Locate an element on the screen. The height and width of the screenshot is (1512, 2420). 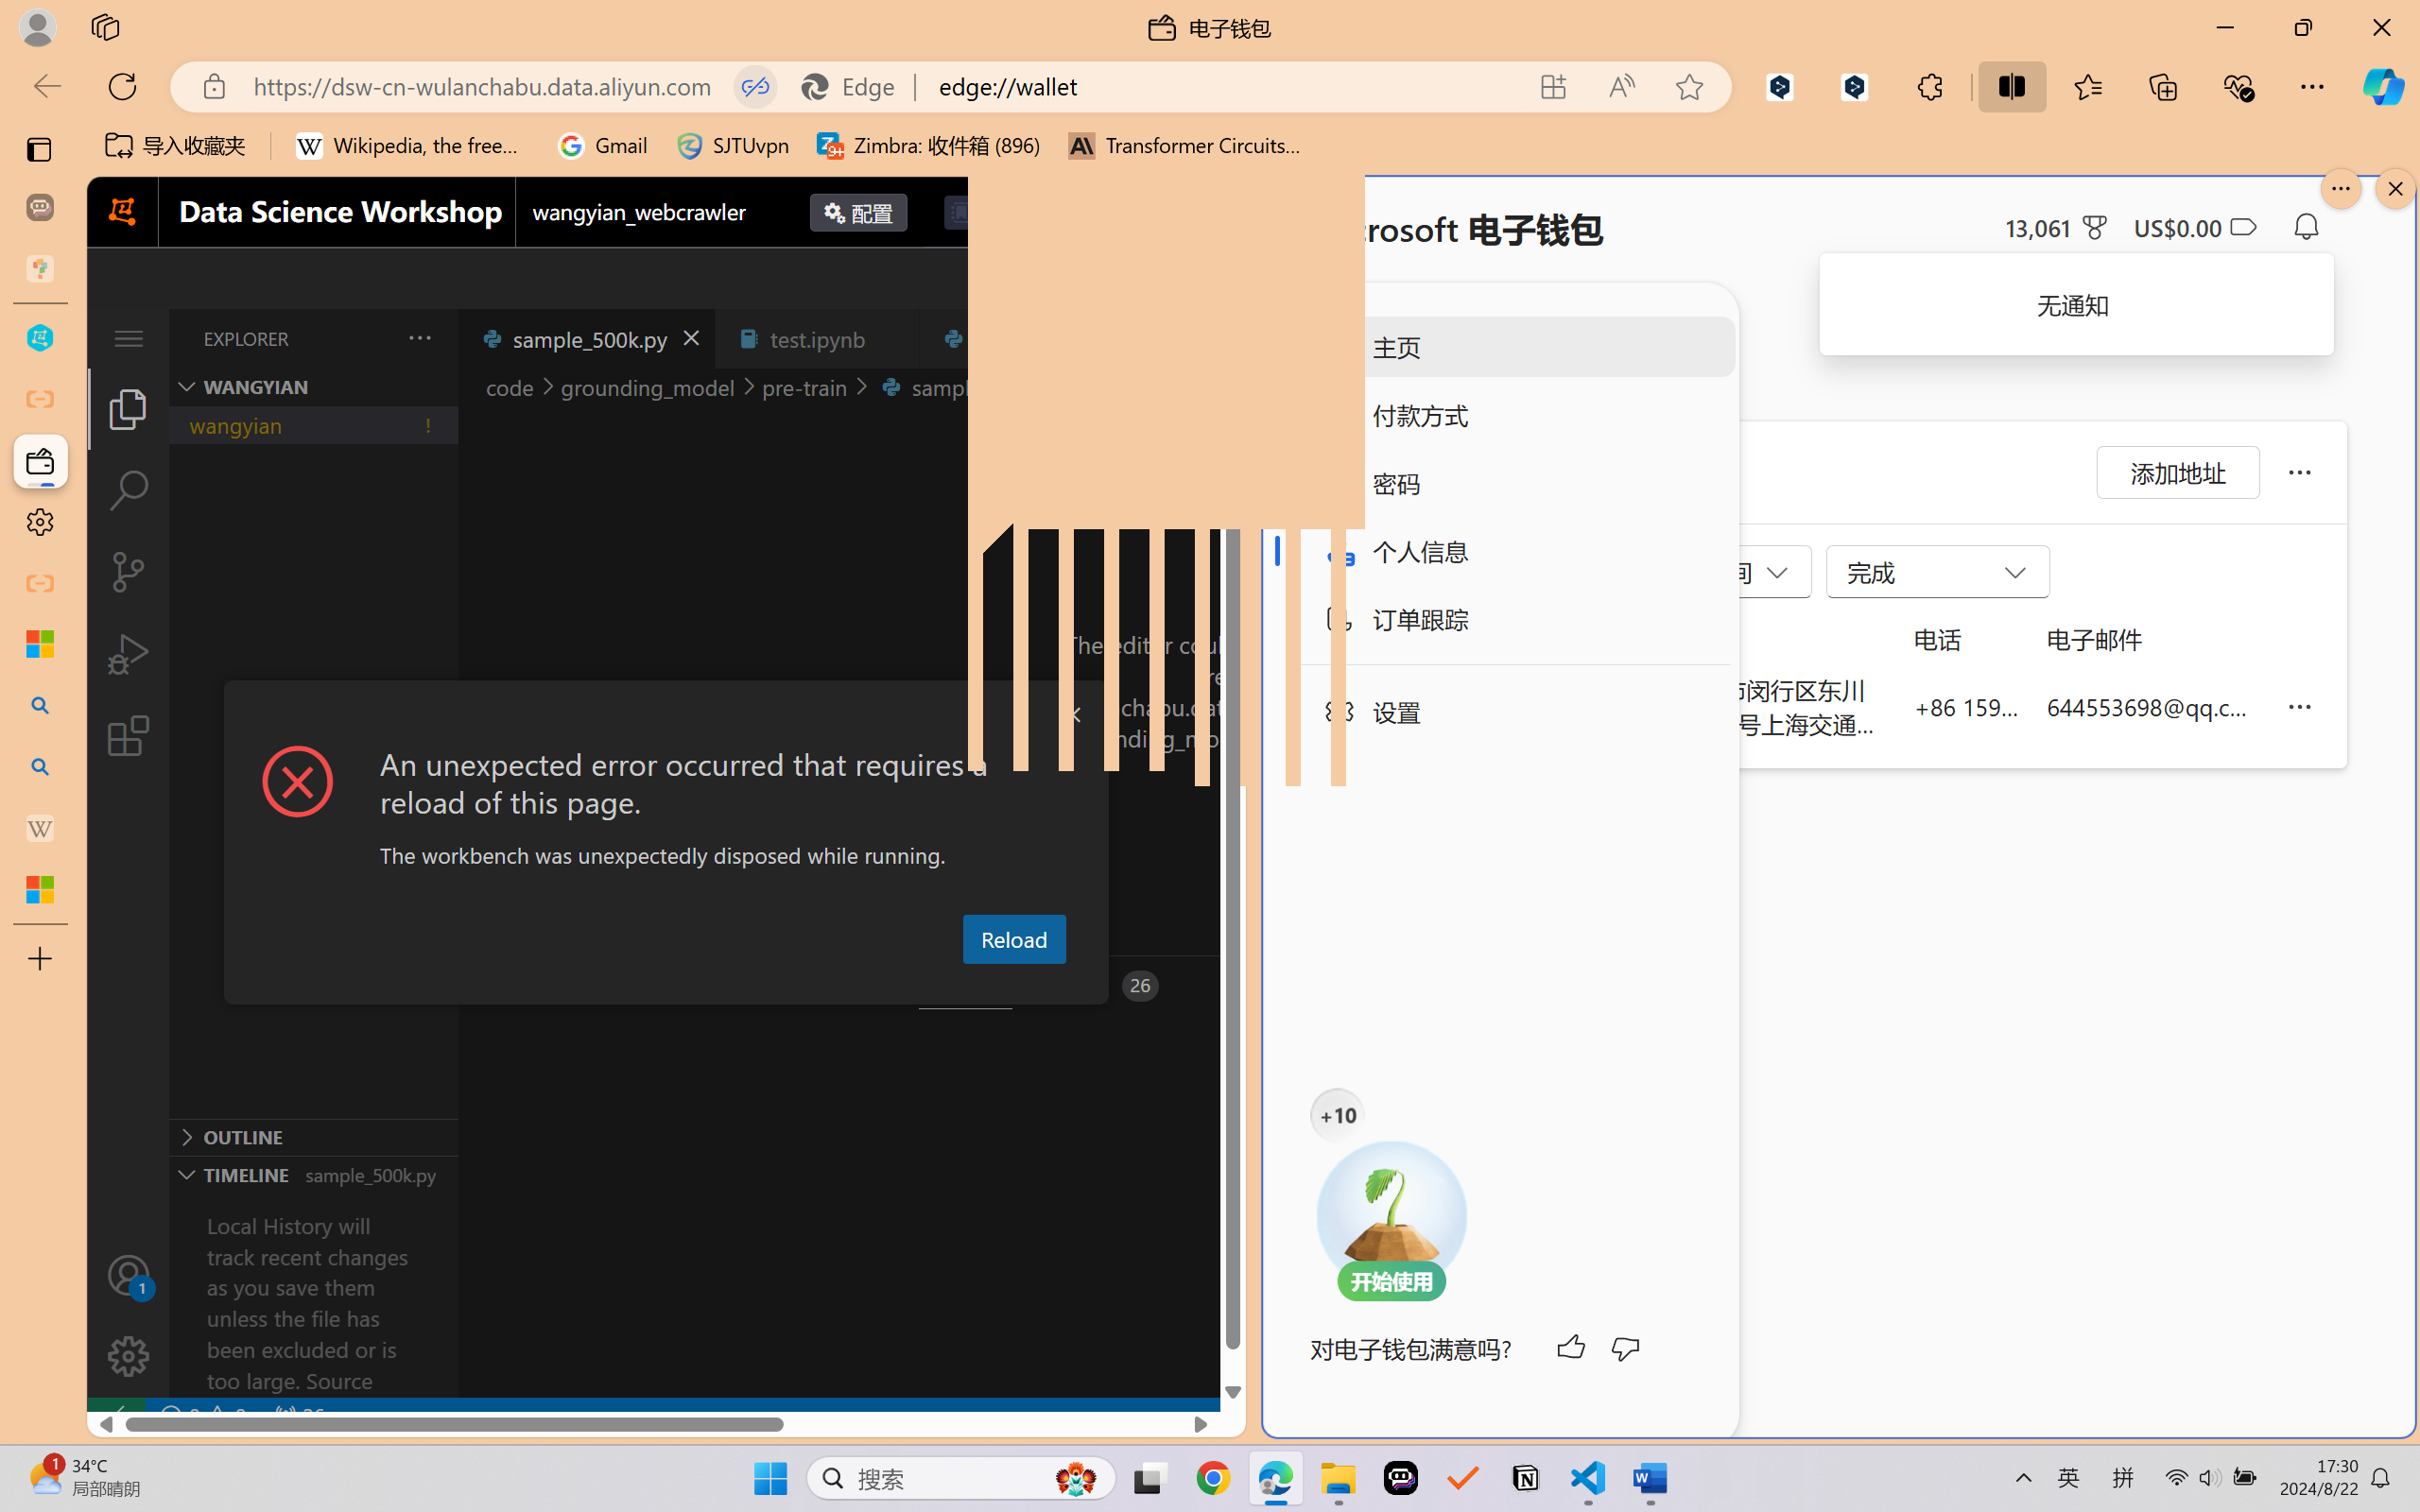
'Search (Ctrl+Shift+F)' is located at coordinates (127, 490).